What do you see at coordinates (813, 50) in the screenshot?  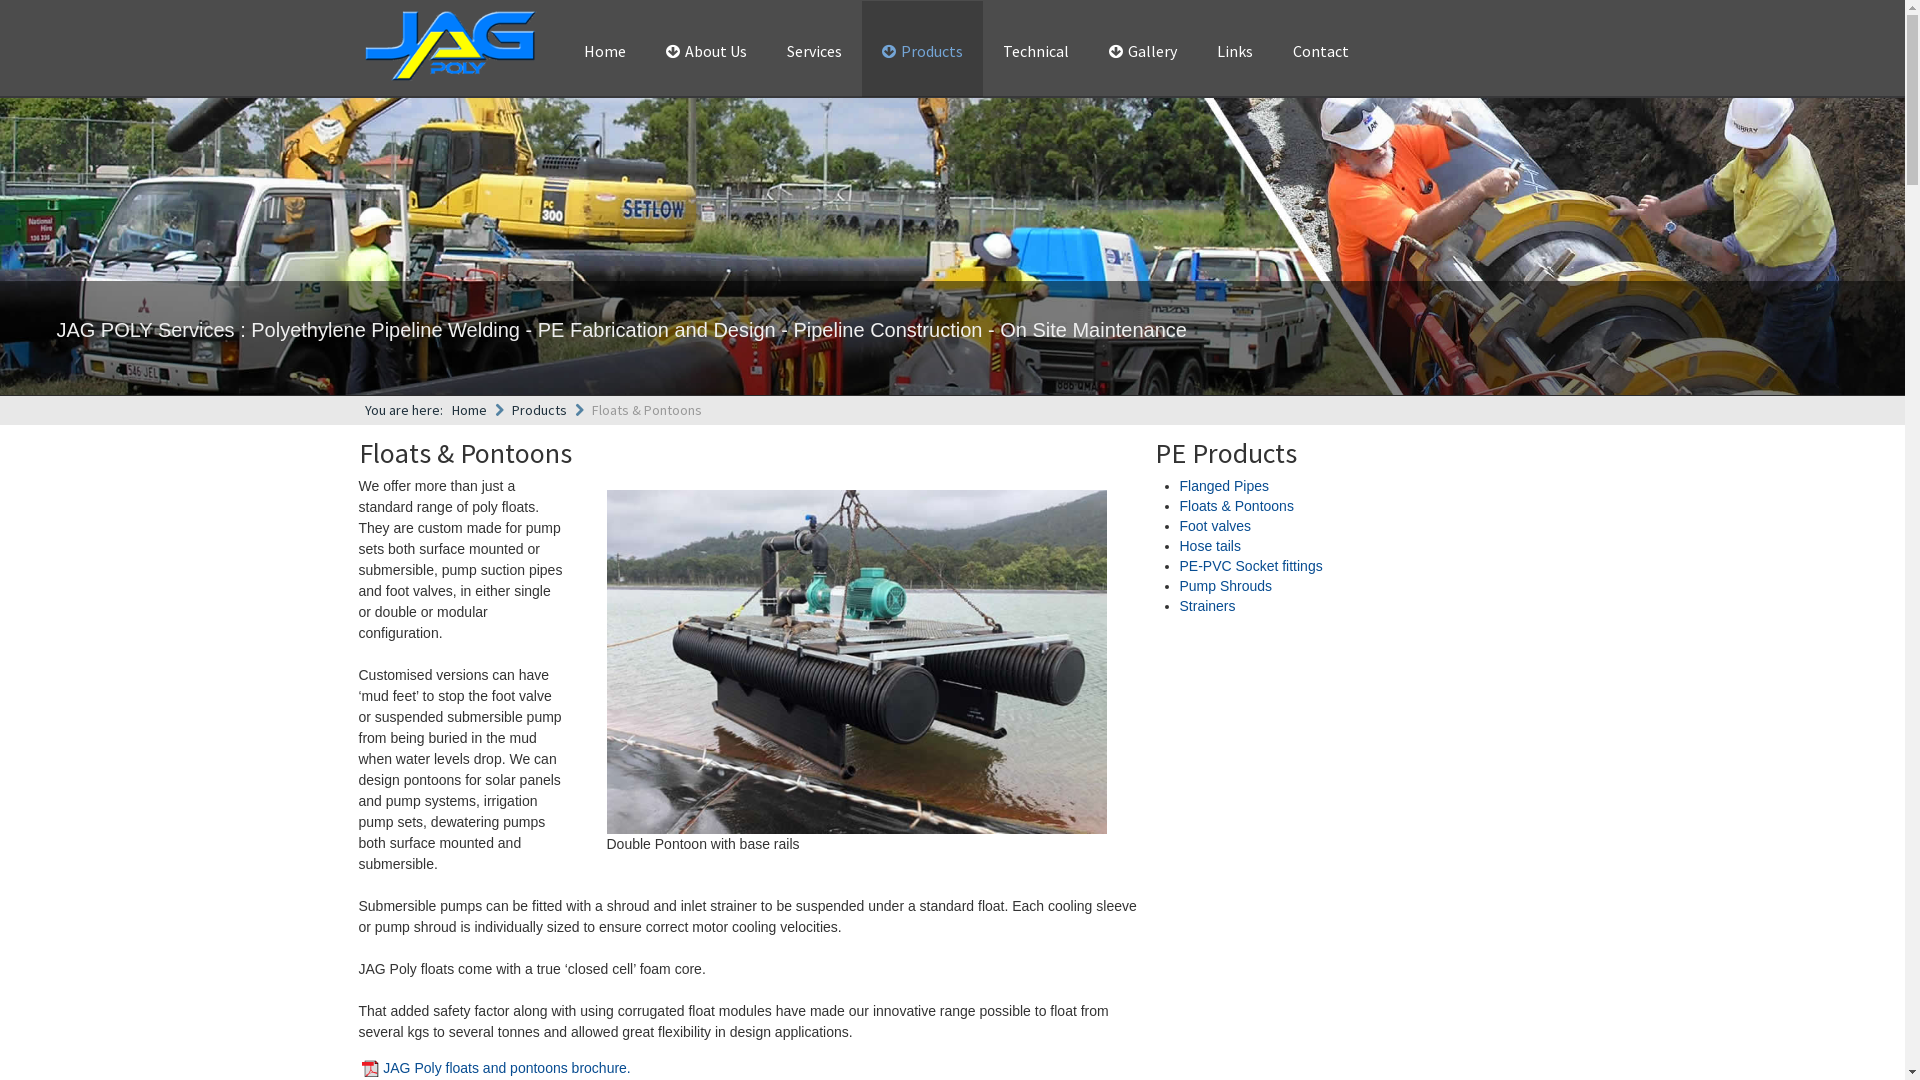 I see `'Services'` at bounding box center [813, 50].